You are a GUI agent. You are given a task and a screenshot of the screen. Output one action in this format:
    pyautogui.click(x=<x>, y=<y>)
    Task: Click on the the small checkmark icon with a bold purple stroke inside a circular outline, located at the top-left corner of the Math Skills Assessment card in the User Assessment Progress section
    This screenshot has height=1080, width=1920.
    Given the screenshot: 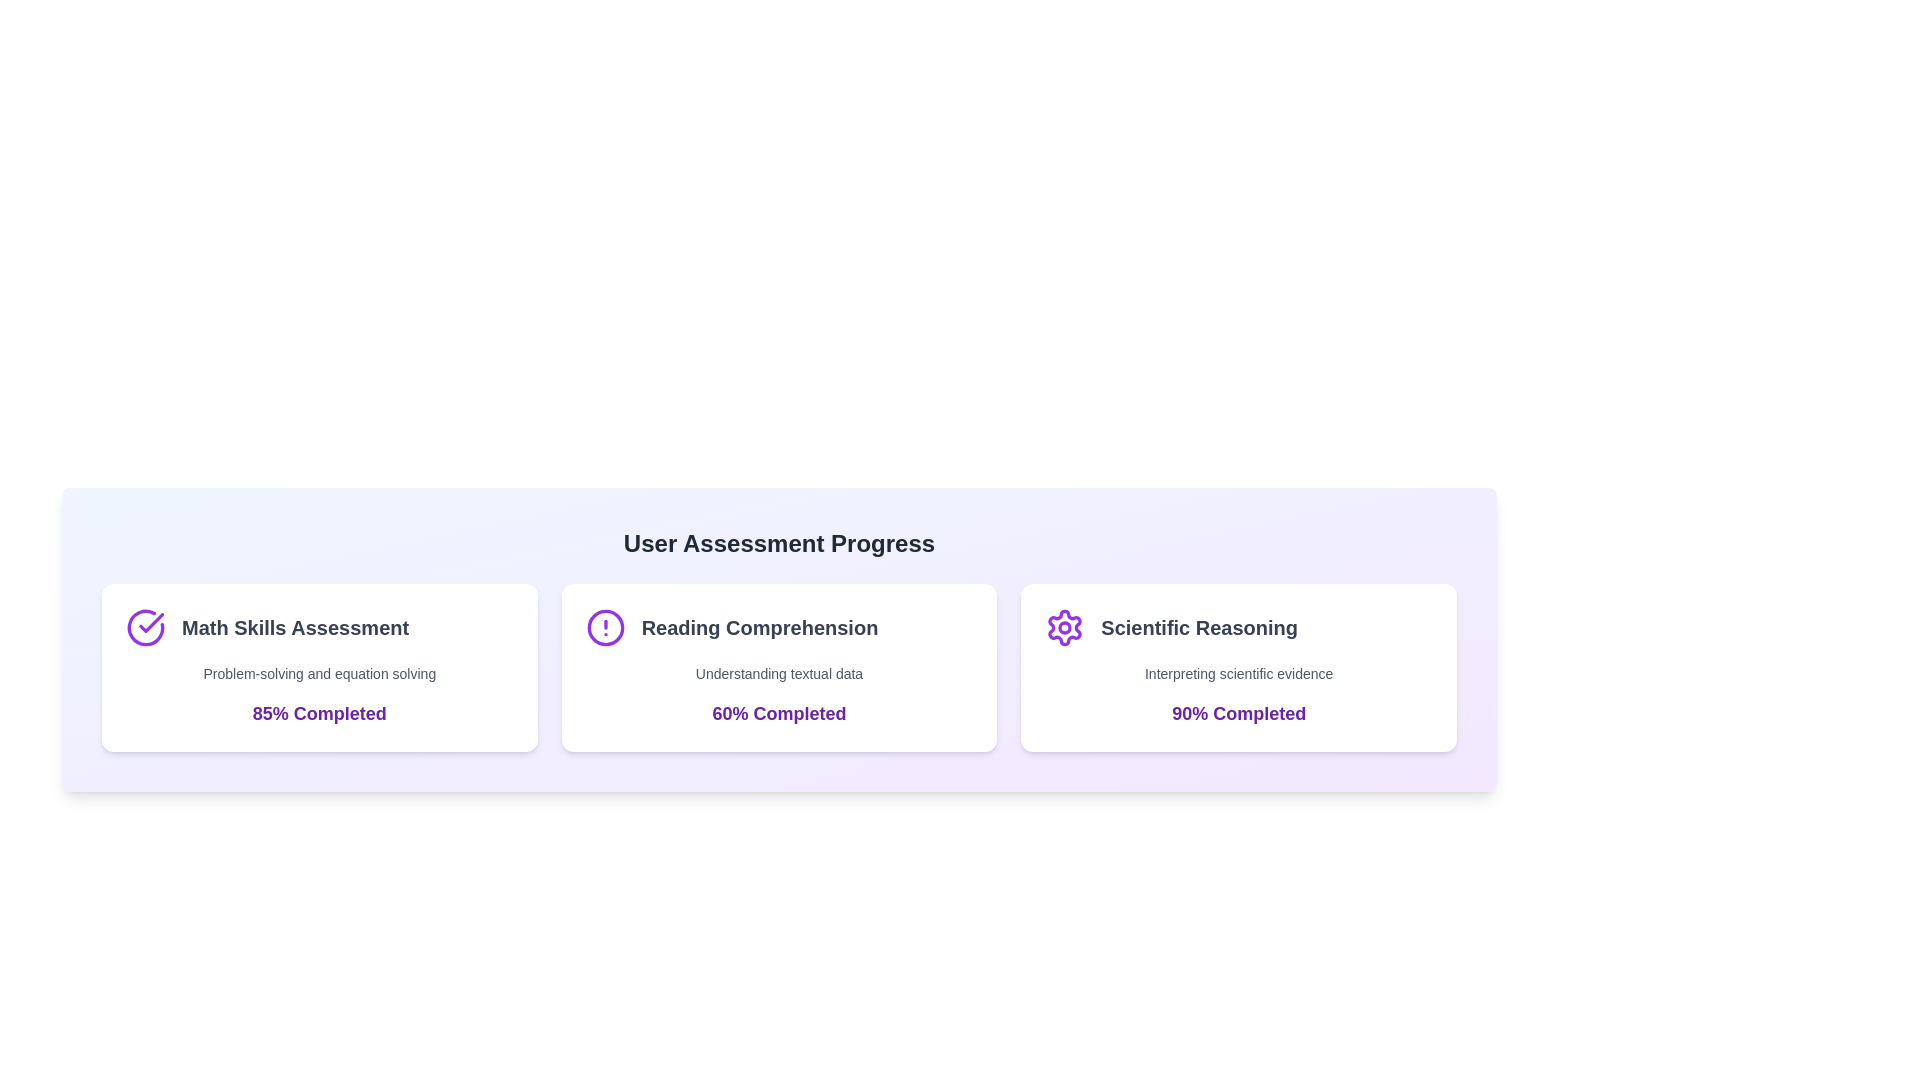 What is the action you would take?
    pyautogui.click(x=150, y=622)
    